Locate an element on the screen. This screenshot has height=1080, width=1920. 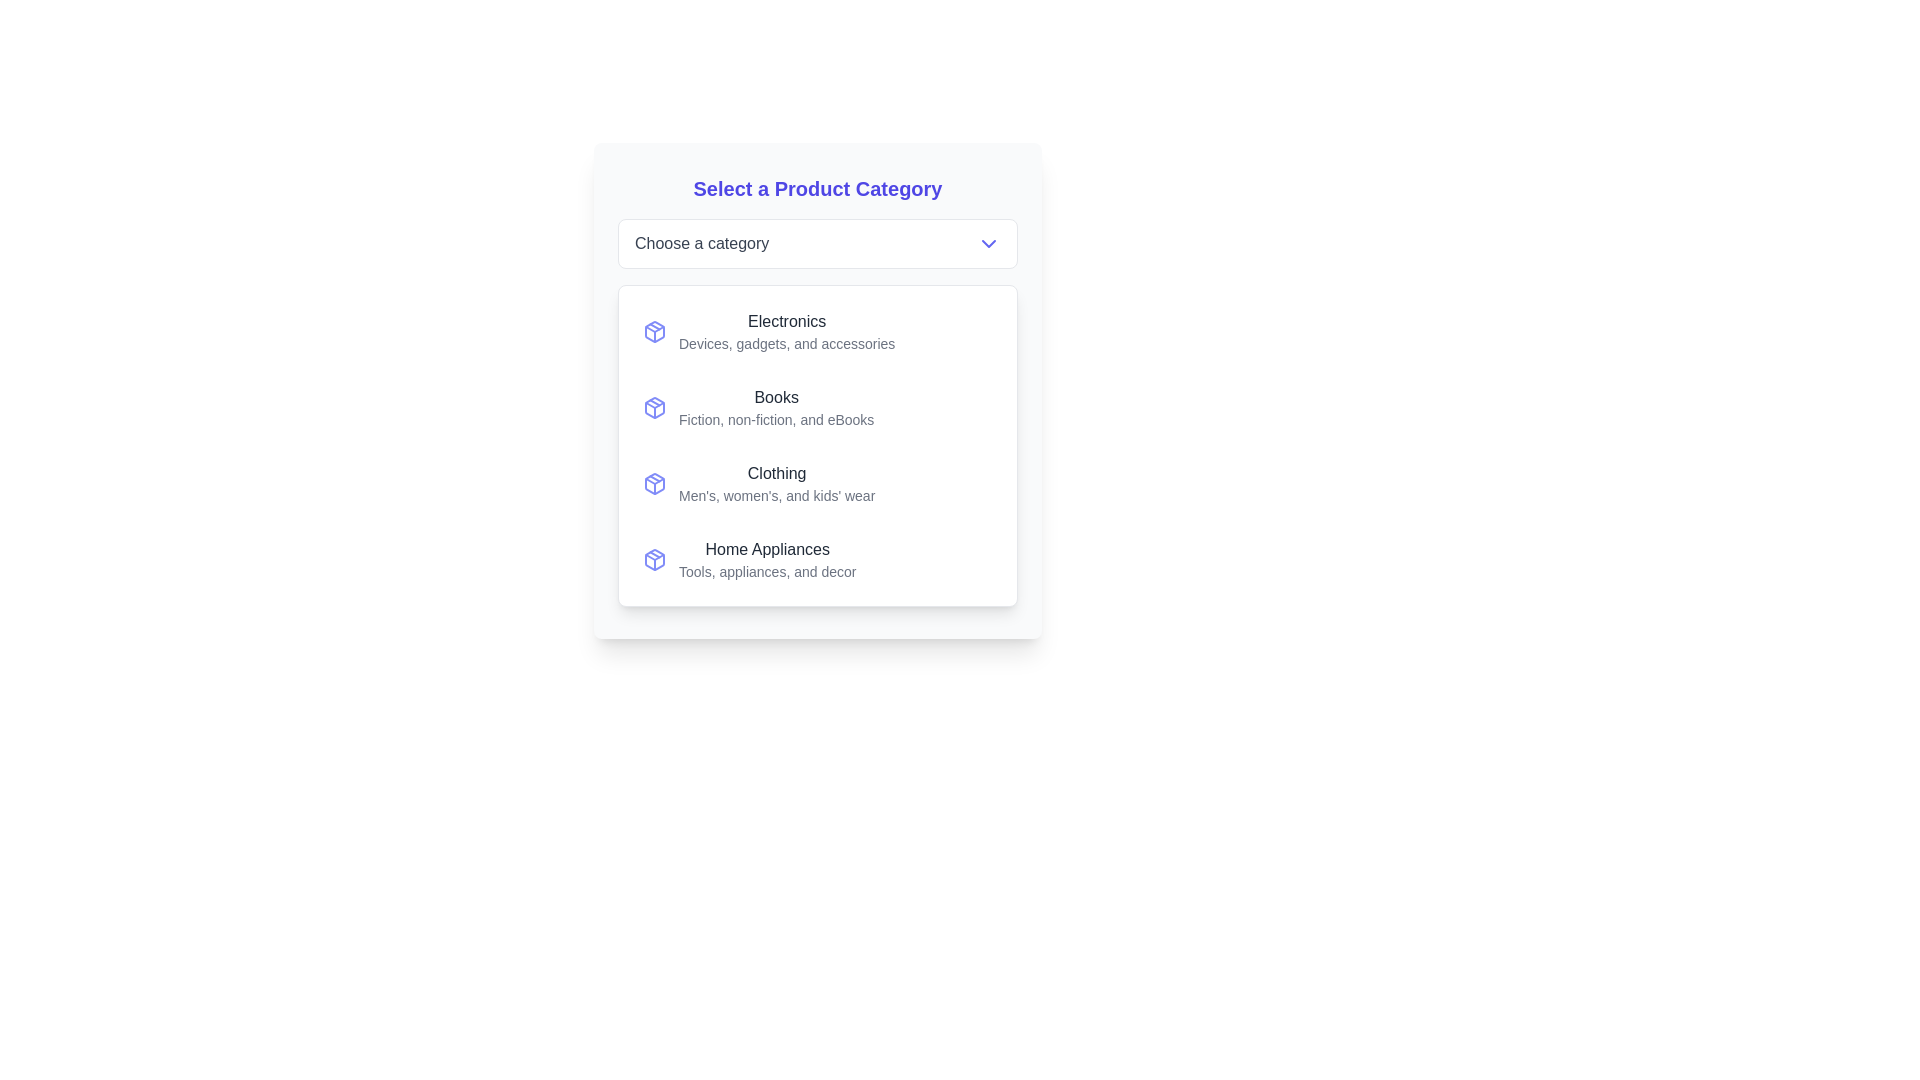
the list item element labeled 'Electronics' with an icon depicting a box is located at coordinates (786, 330).